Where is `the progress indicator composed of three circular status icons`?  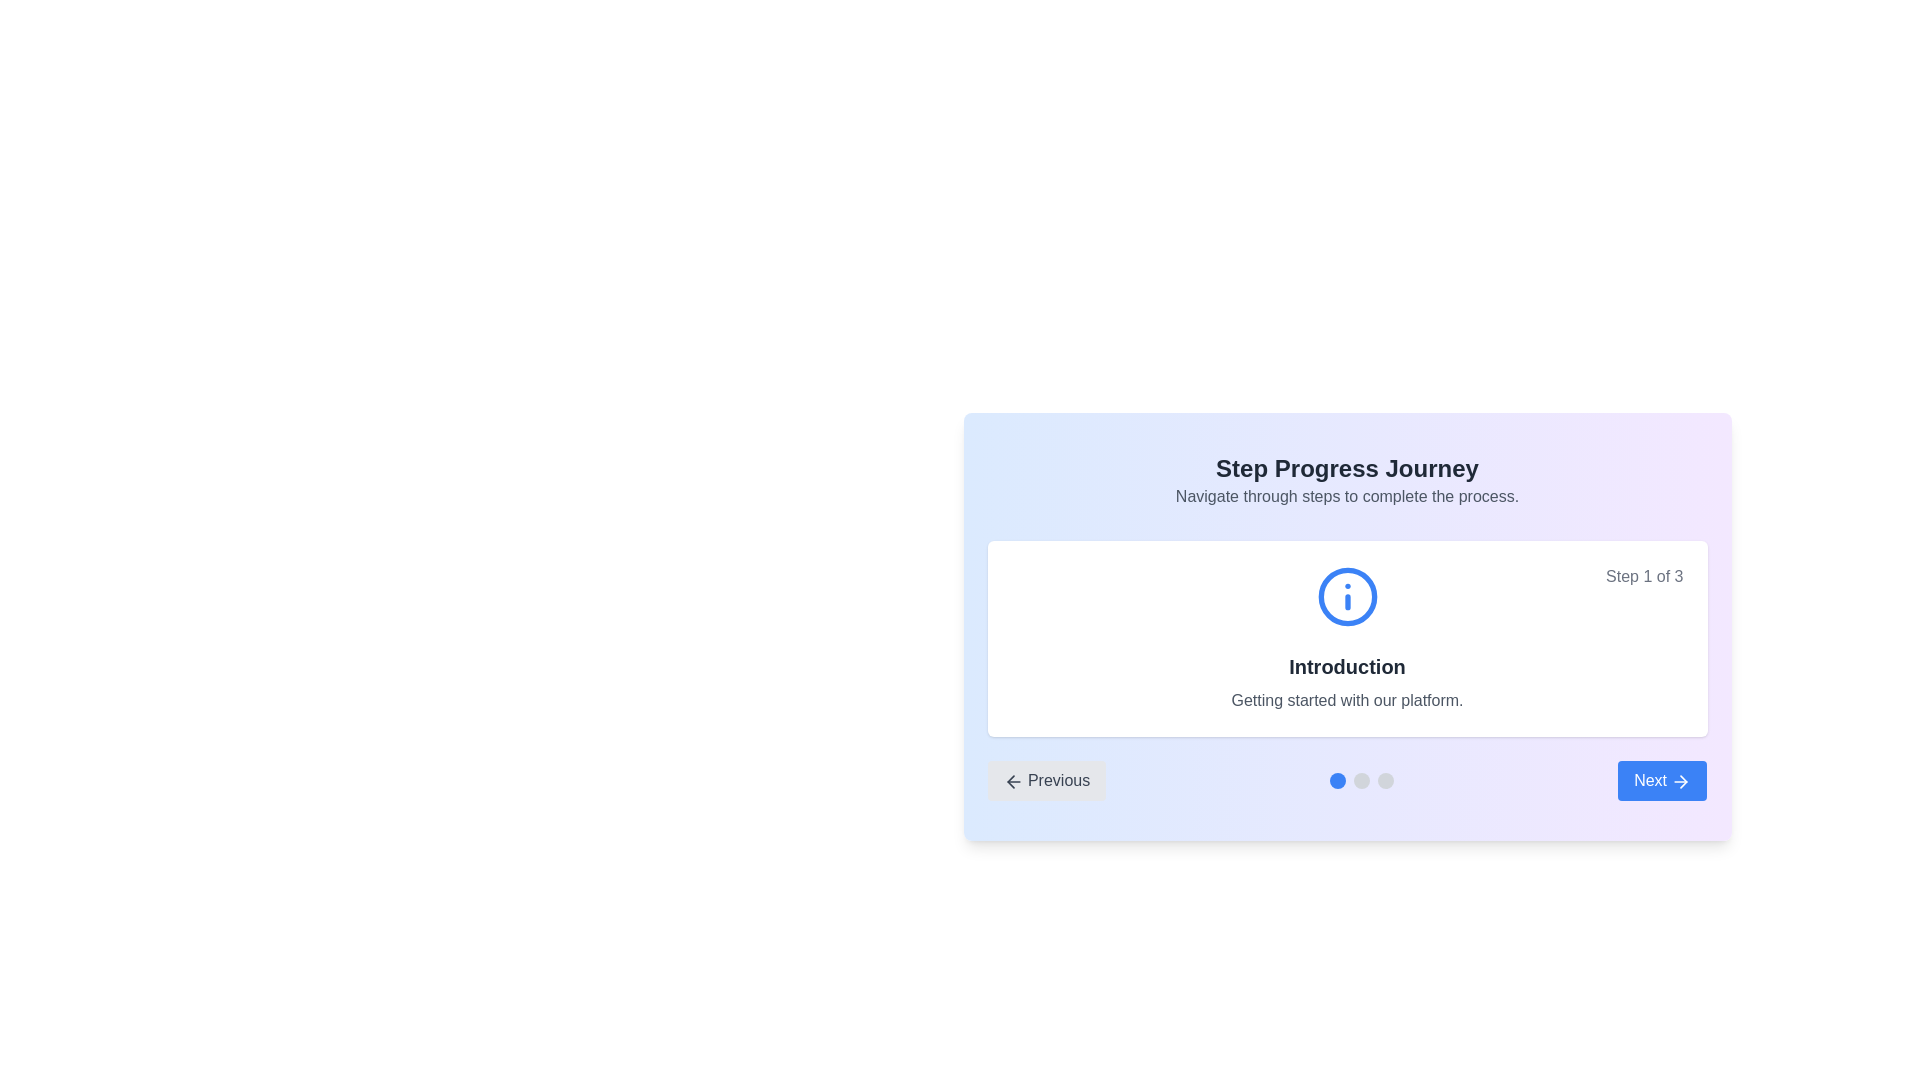
the progress indicator composed of three circular status icons is located at coordinates (1361, 779).